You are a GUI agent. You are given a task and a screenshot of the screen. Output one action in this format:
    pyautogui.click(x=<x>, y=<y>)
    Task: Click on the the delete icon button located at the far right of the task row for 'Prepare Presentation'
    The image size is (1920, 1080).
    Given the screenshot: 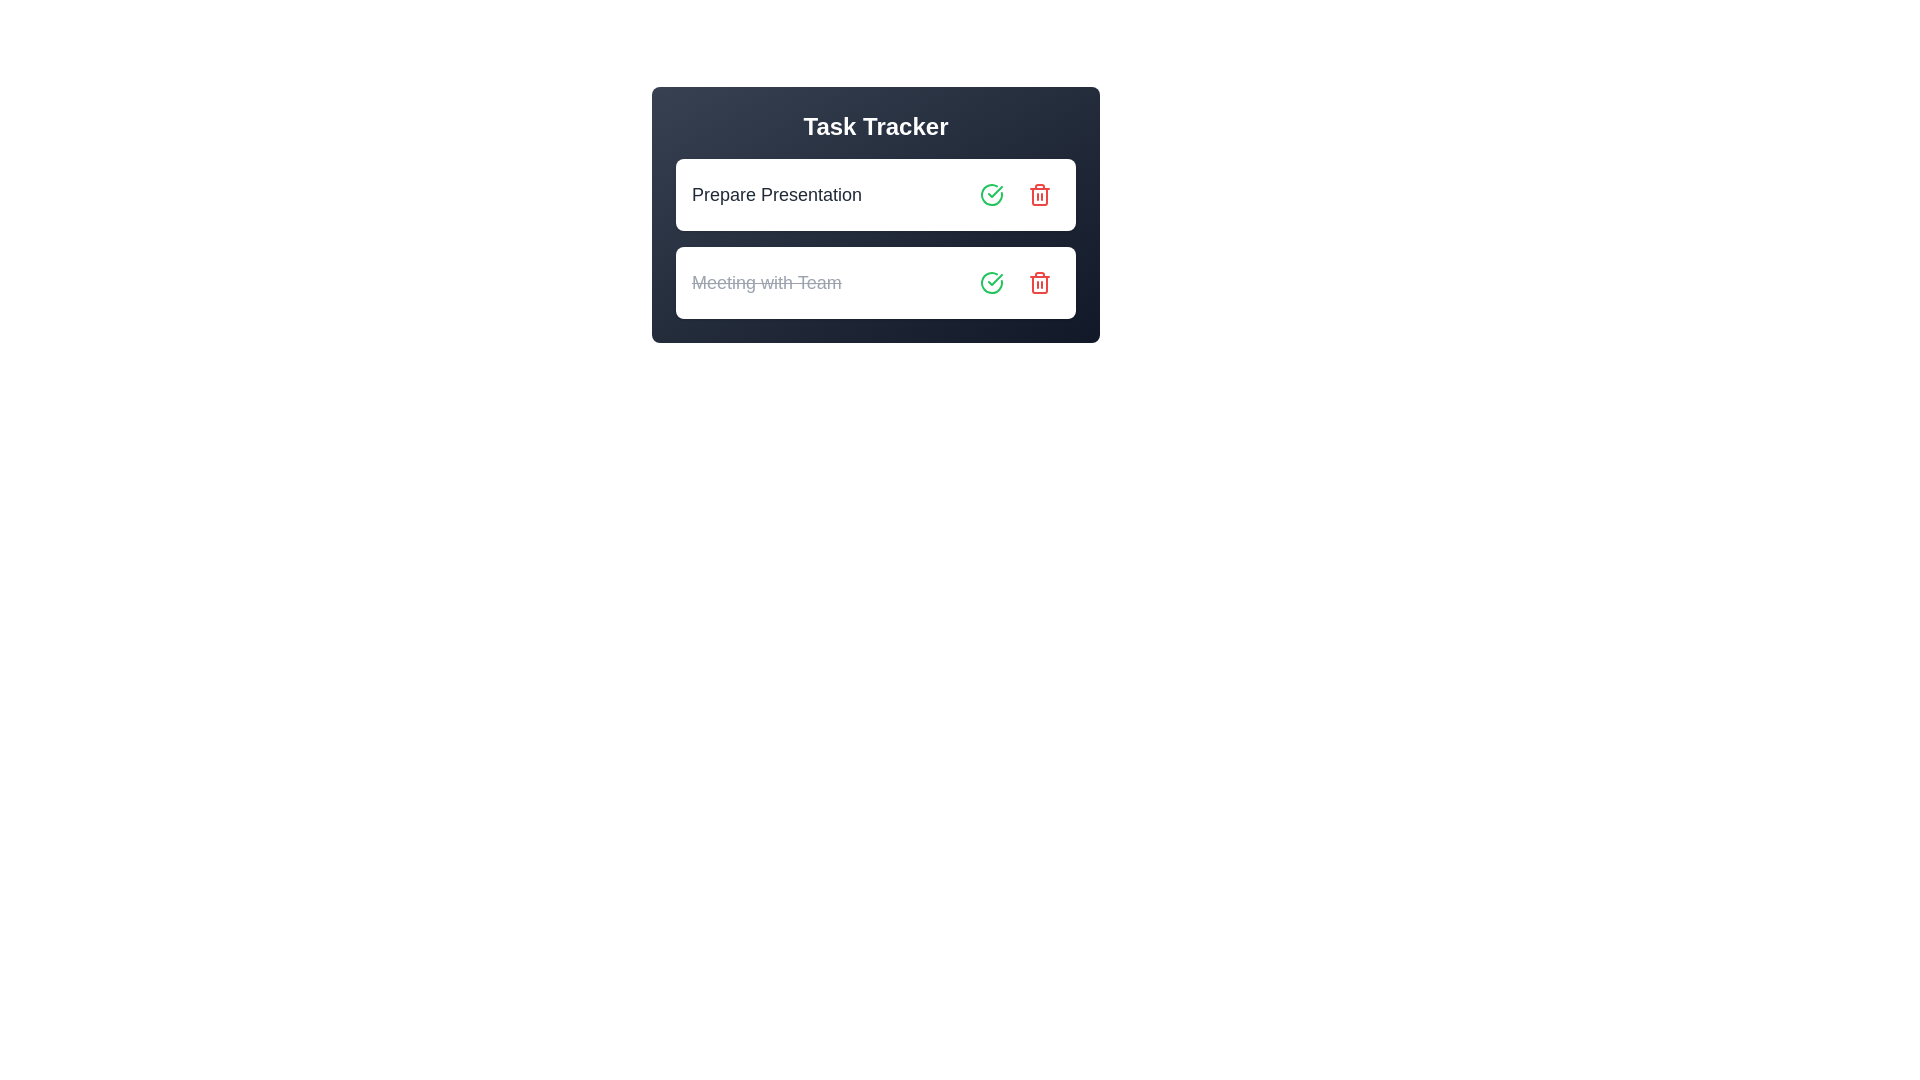 What is the action you would take?
    pyautogui.click(x=1040, y=195)
    